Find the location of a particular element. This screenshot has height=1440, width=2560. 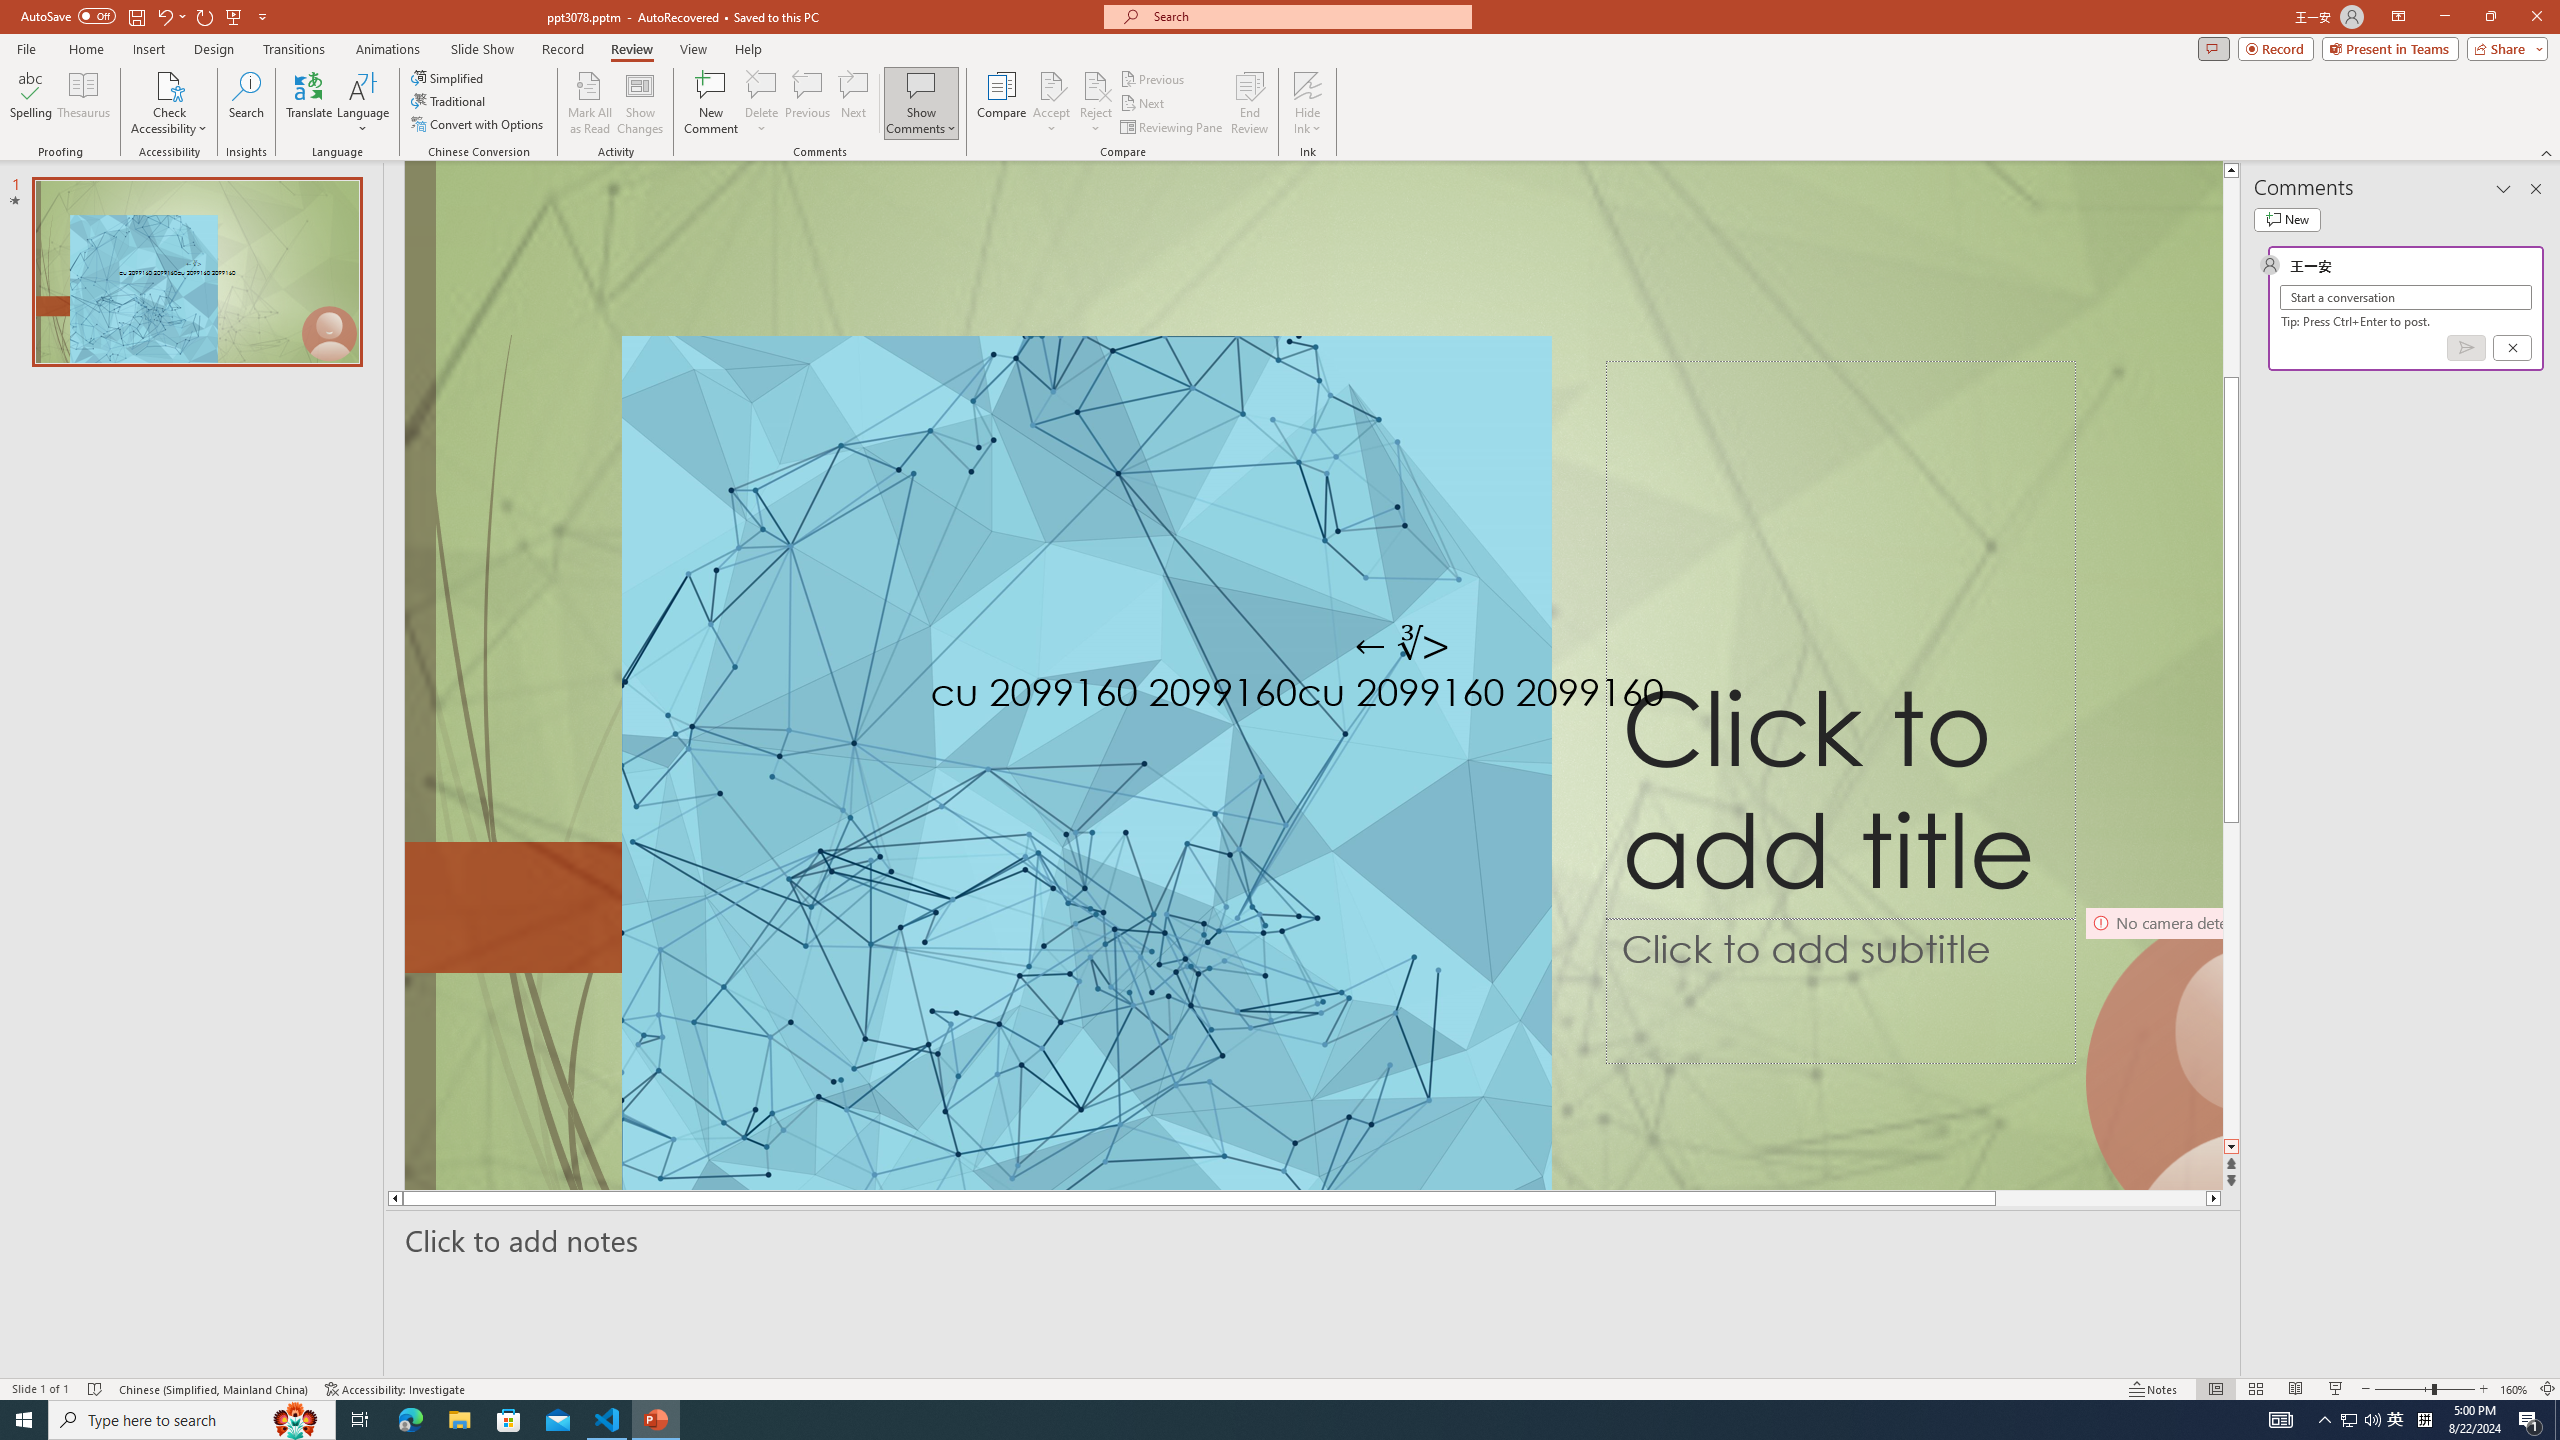

'Check Accessibility' is located at coordinates (167, 103).